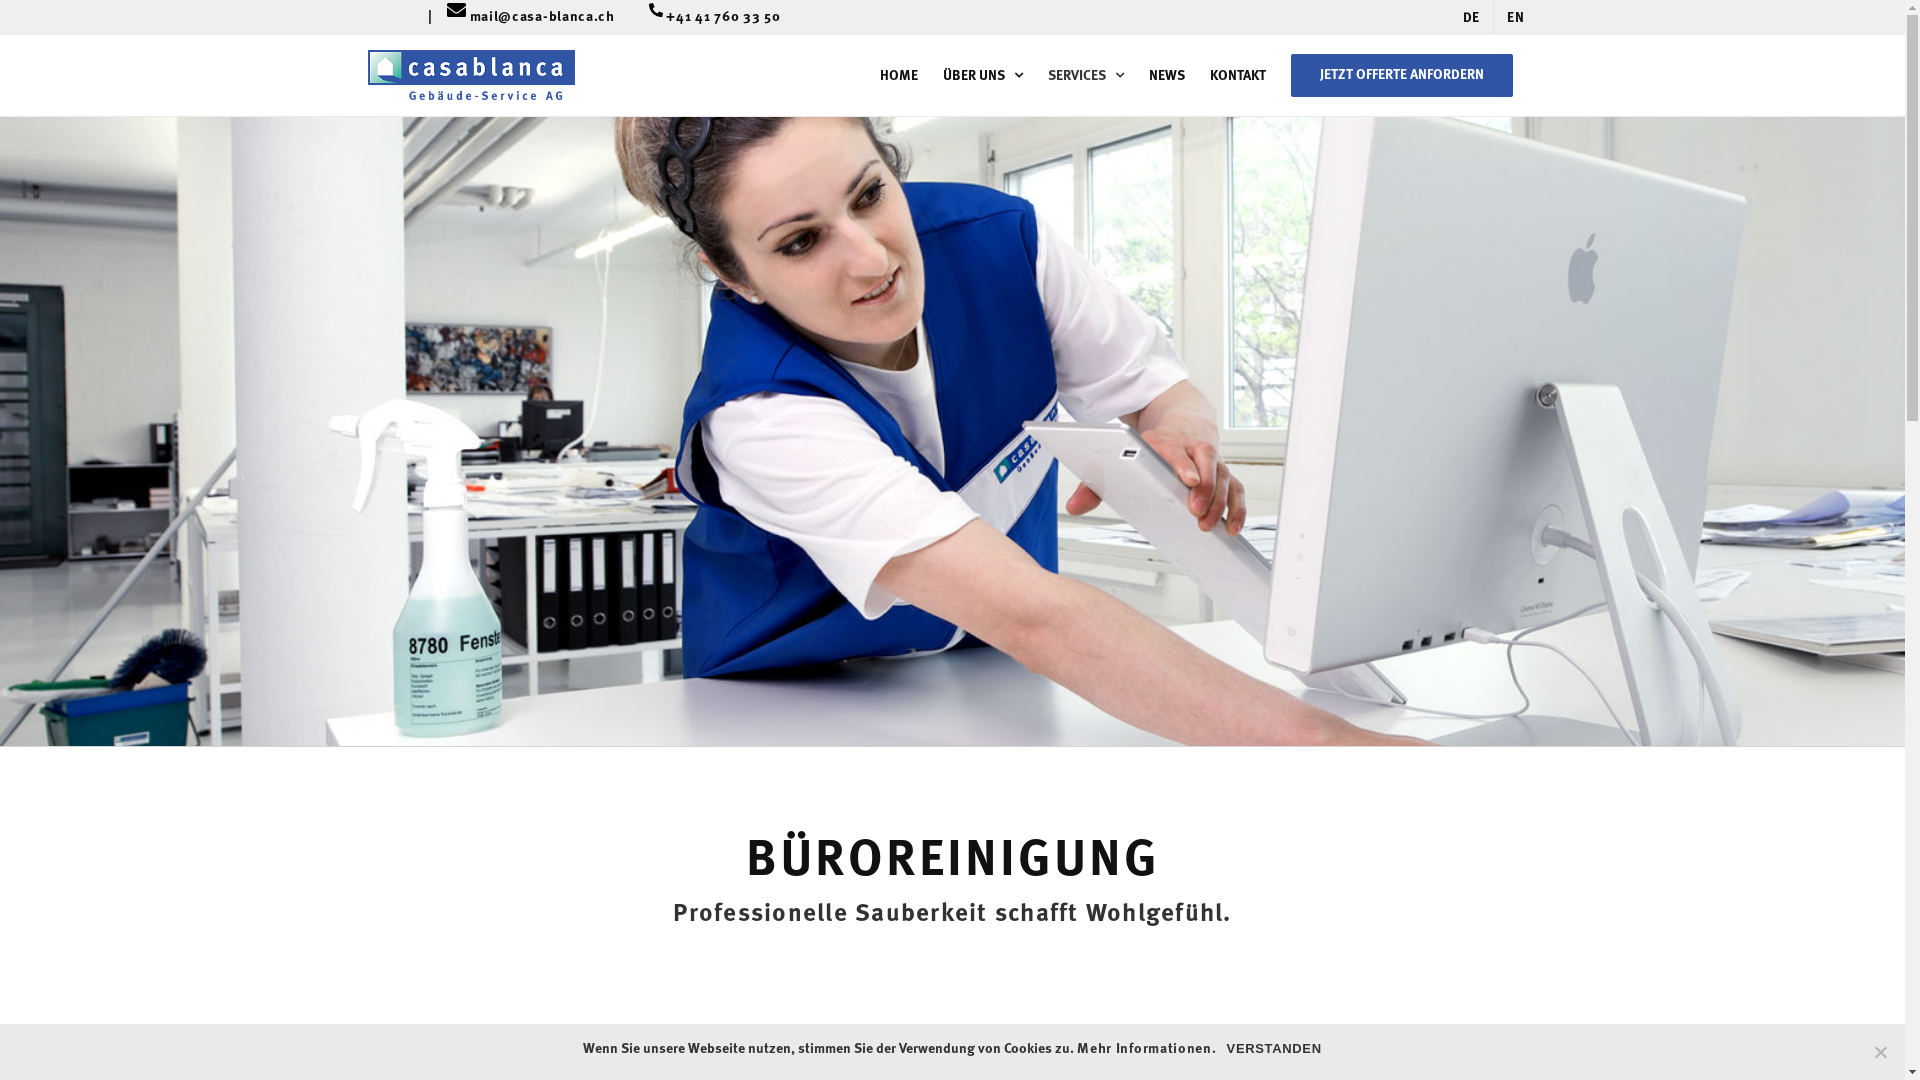  Describe the element at coordinates (1400, 74) in the screenshot. I see `'JETZT OFFERTE ANFORDERN'` at that location.